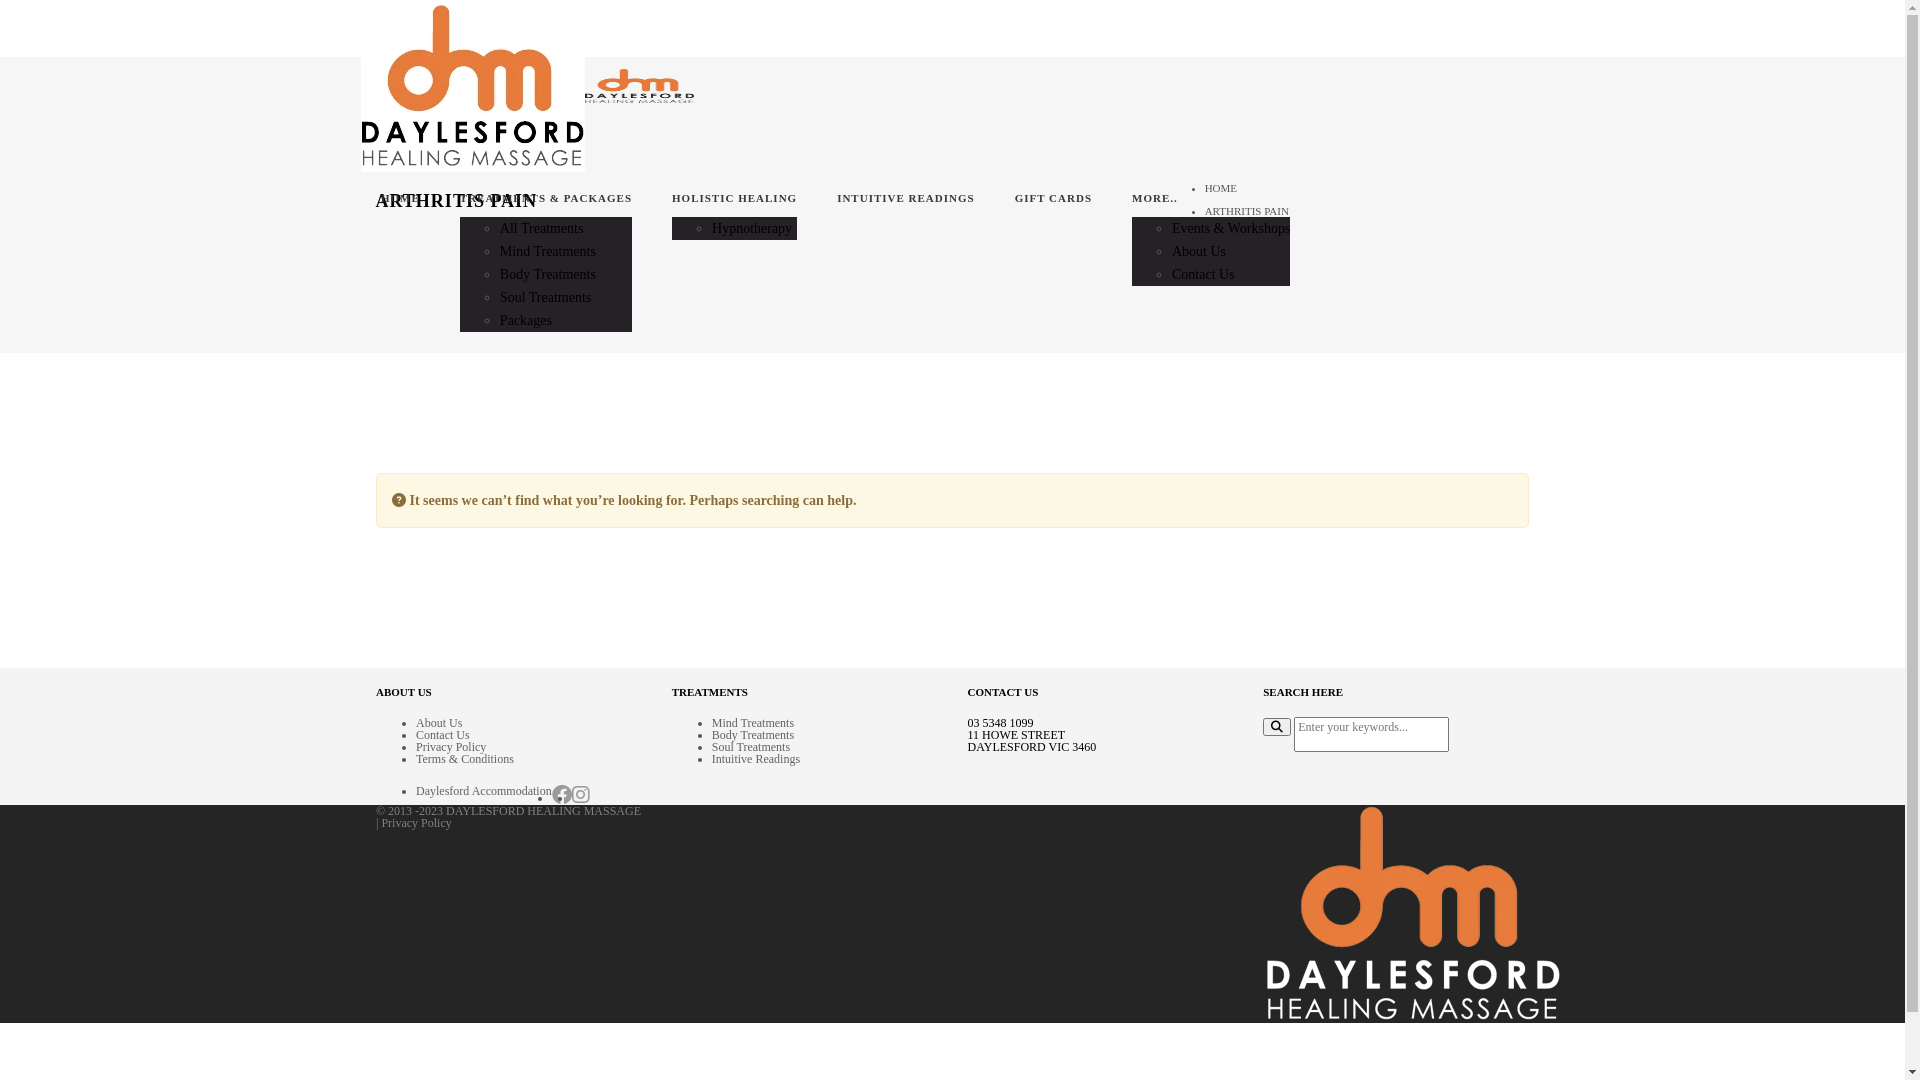 This screenshot has height=1080, width=1920. What do you see at coordinates (1203, 188) in the screenshot?
I see `'HOME'` at bounding box center [1203, 188].